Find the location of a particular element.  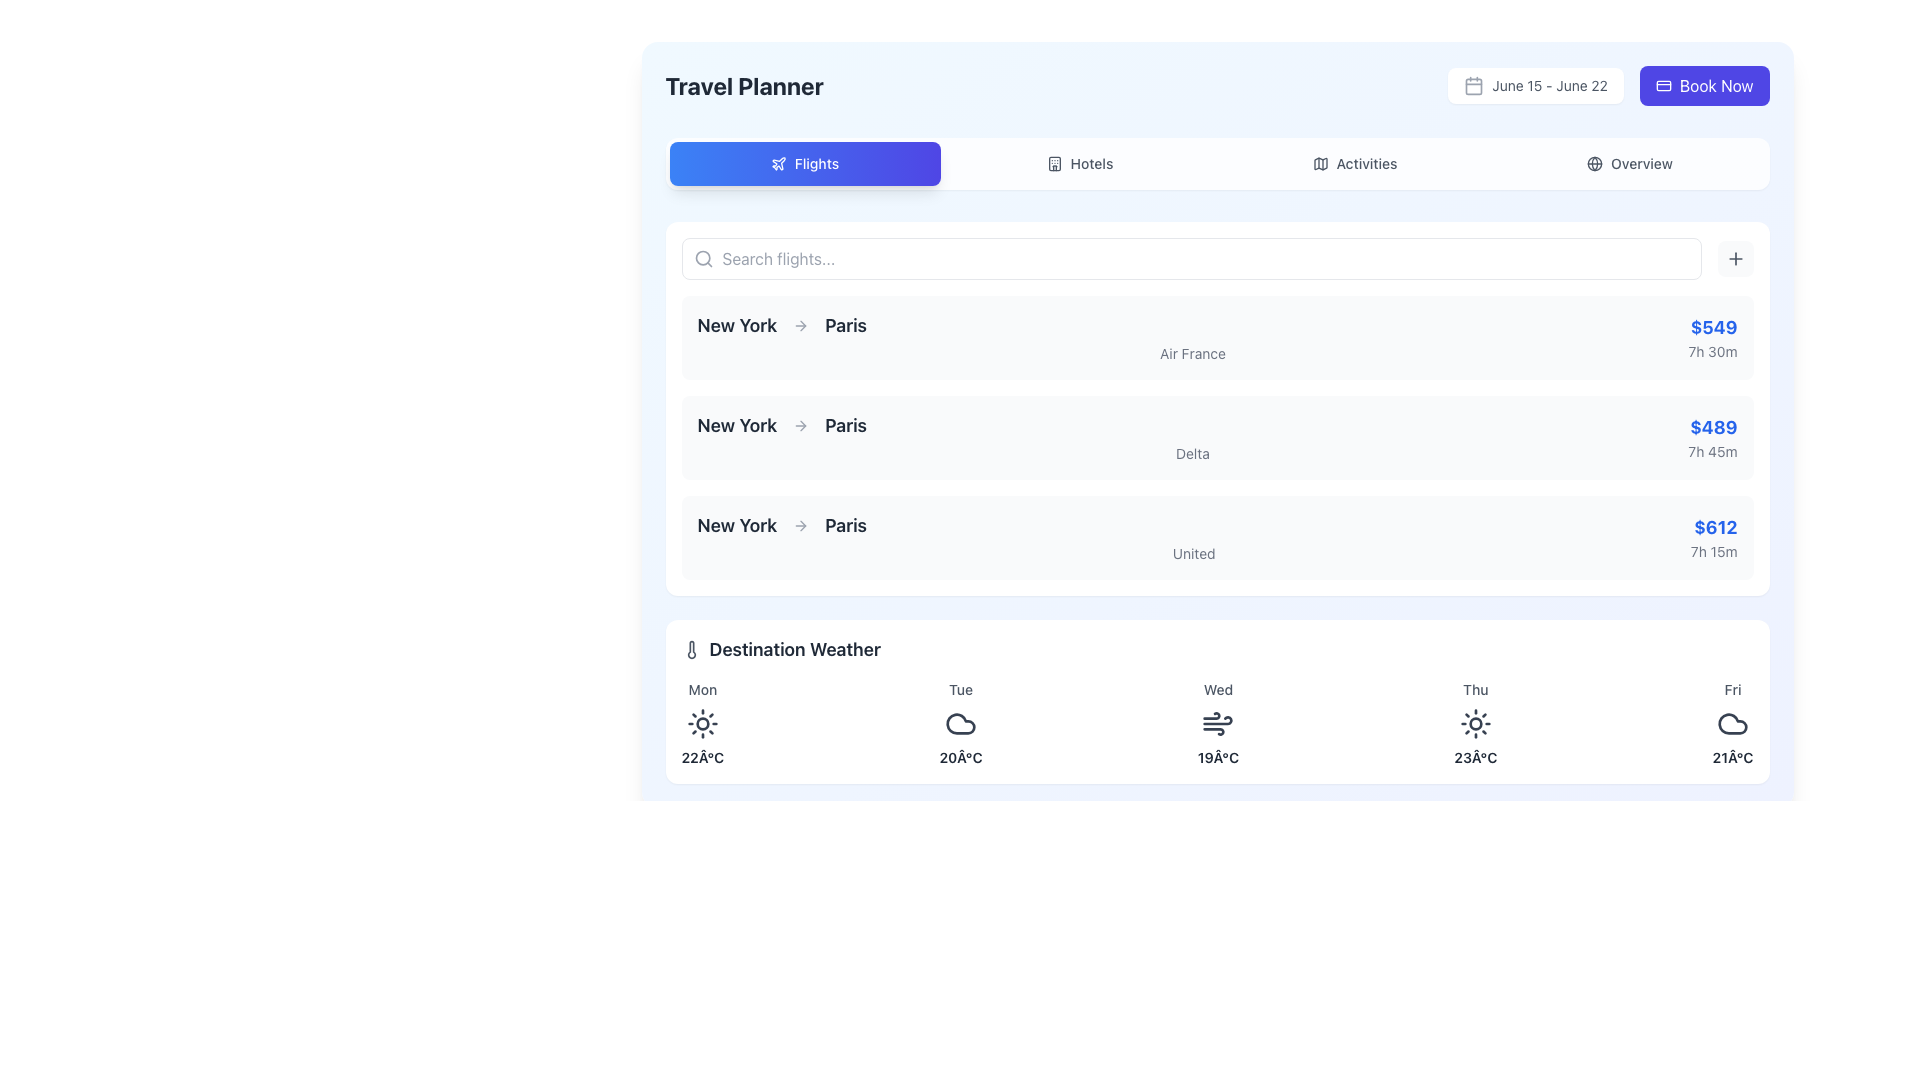

the payment or booking icon located to the left of the 'Book Now' text in the top-right corner of the interface is located at coordinates (1664, 84).